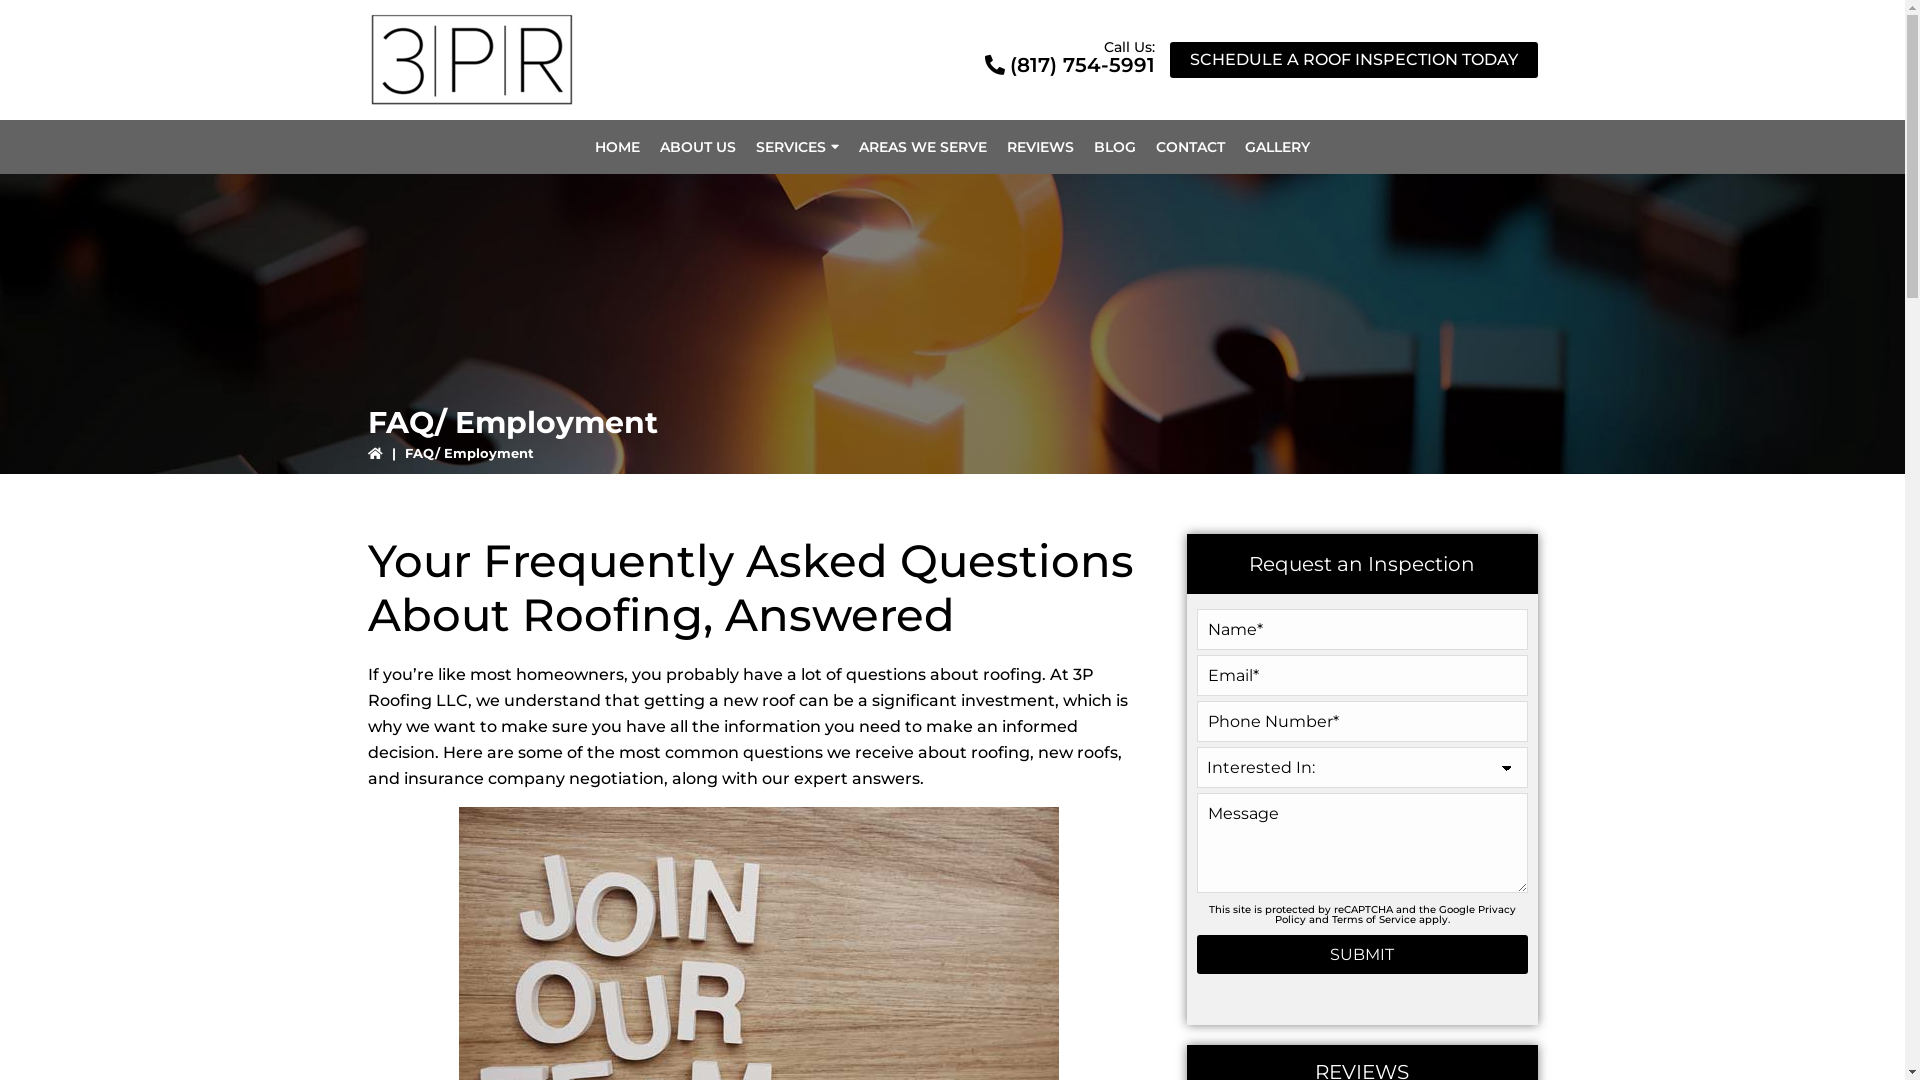 The image size is (1920, 1080). I want to click on 'ABOUT US', so click(697, 145).